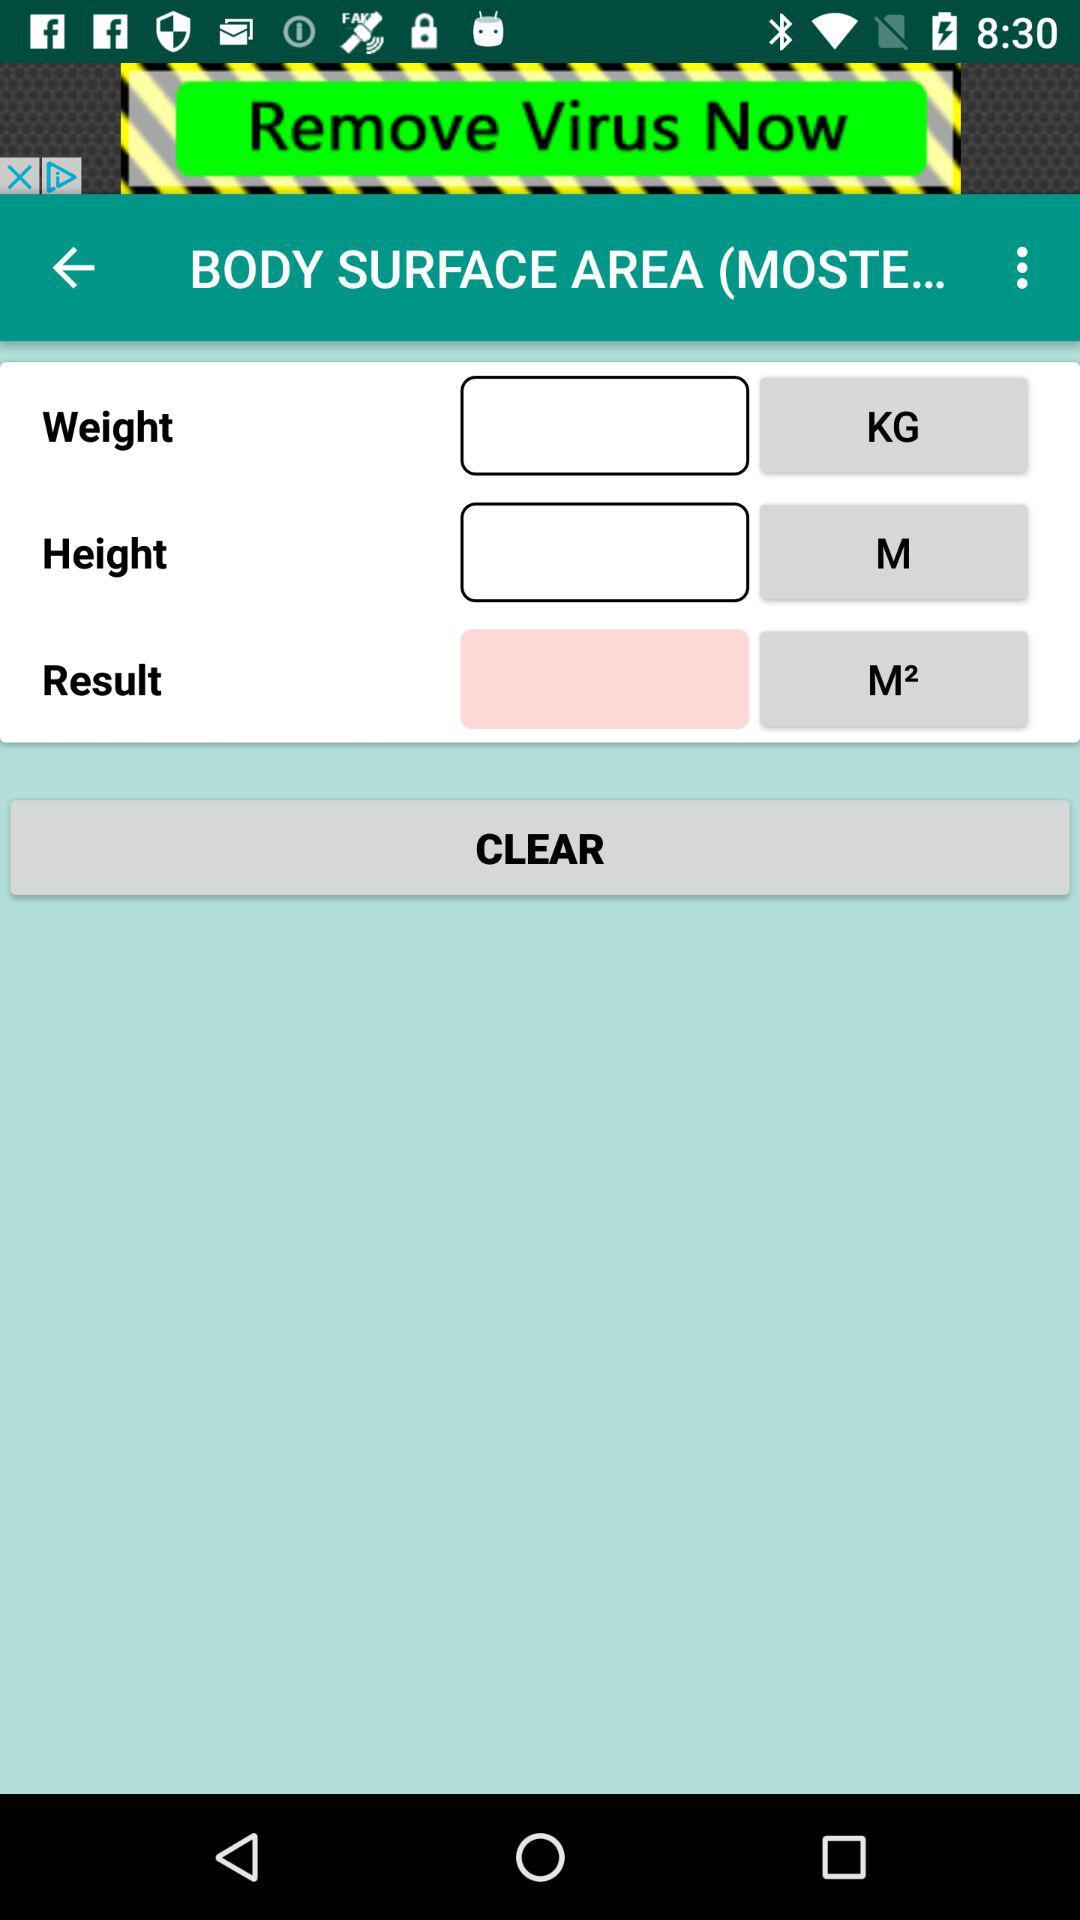 The height and width of the screenshot is (1920, 1080). I want to click on weight enter option, so click(603, 424).